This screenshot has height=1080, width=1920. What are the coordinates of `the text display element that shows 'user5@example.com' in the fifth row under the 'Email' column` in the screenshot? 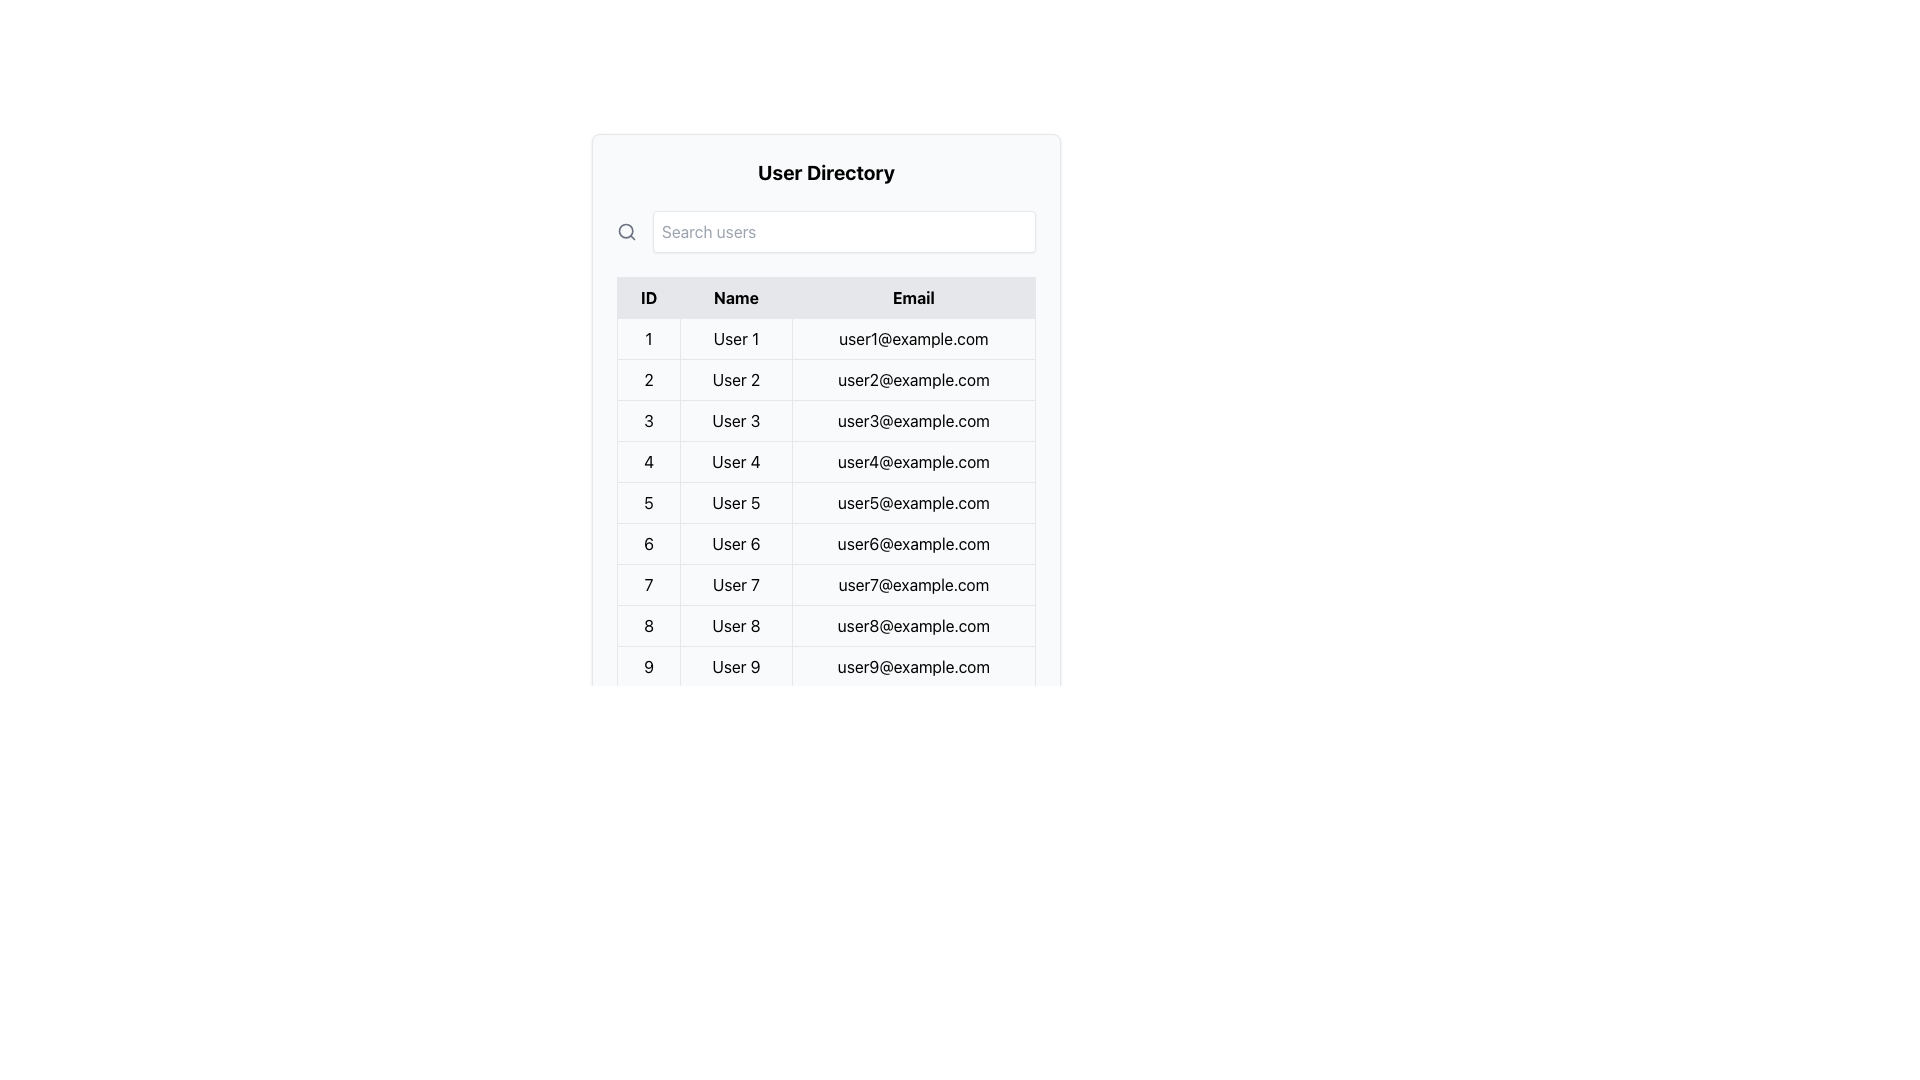 It's located at (912, 501).